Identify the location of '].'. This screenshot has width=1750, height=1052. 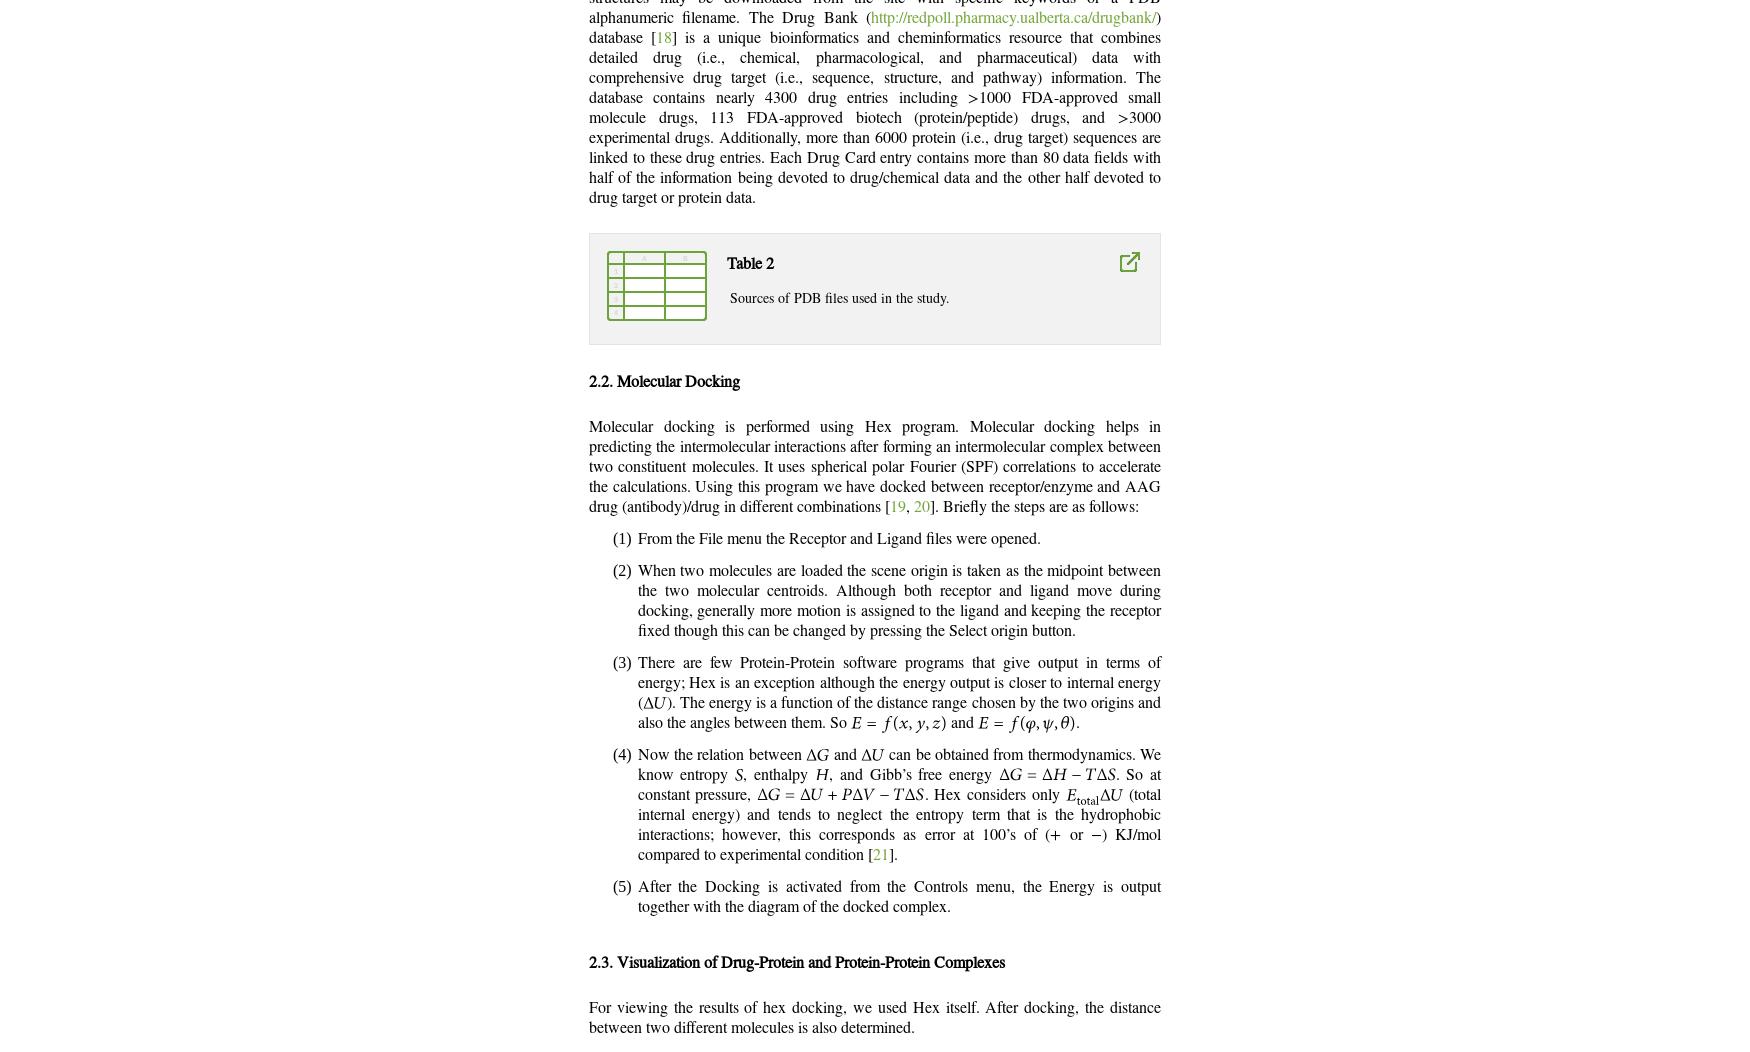
(891, 853).